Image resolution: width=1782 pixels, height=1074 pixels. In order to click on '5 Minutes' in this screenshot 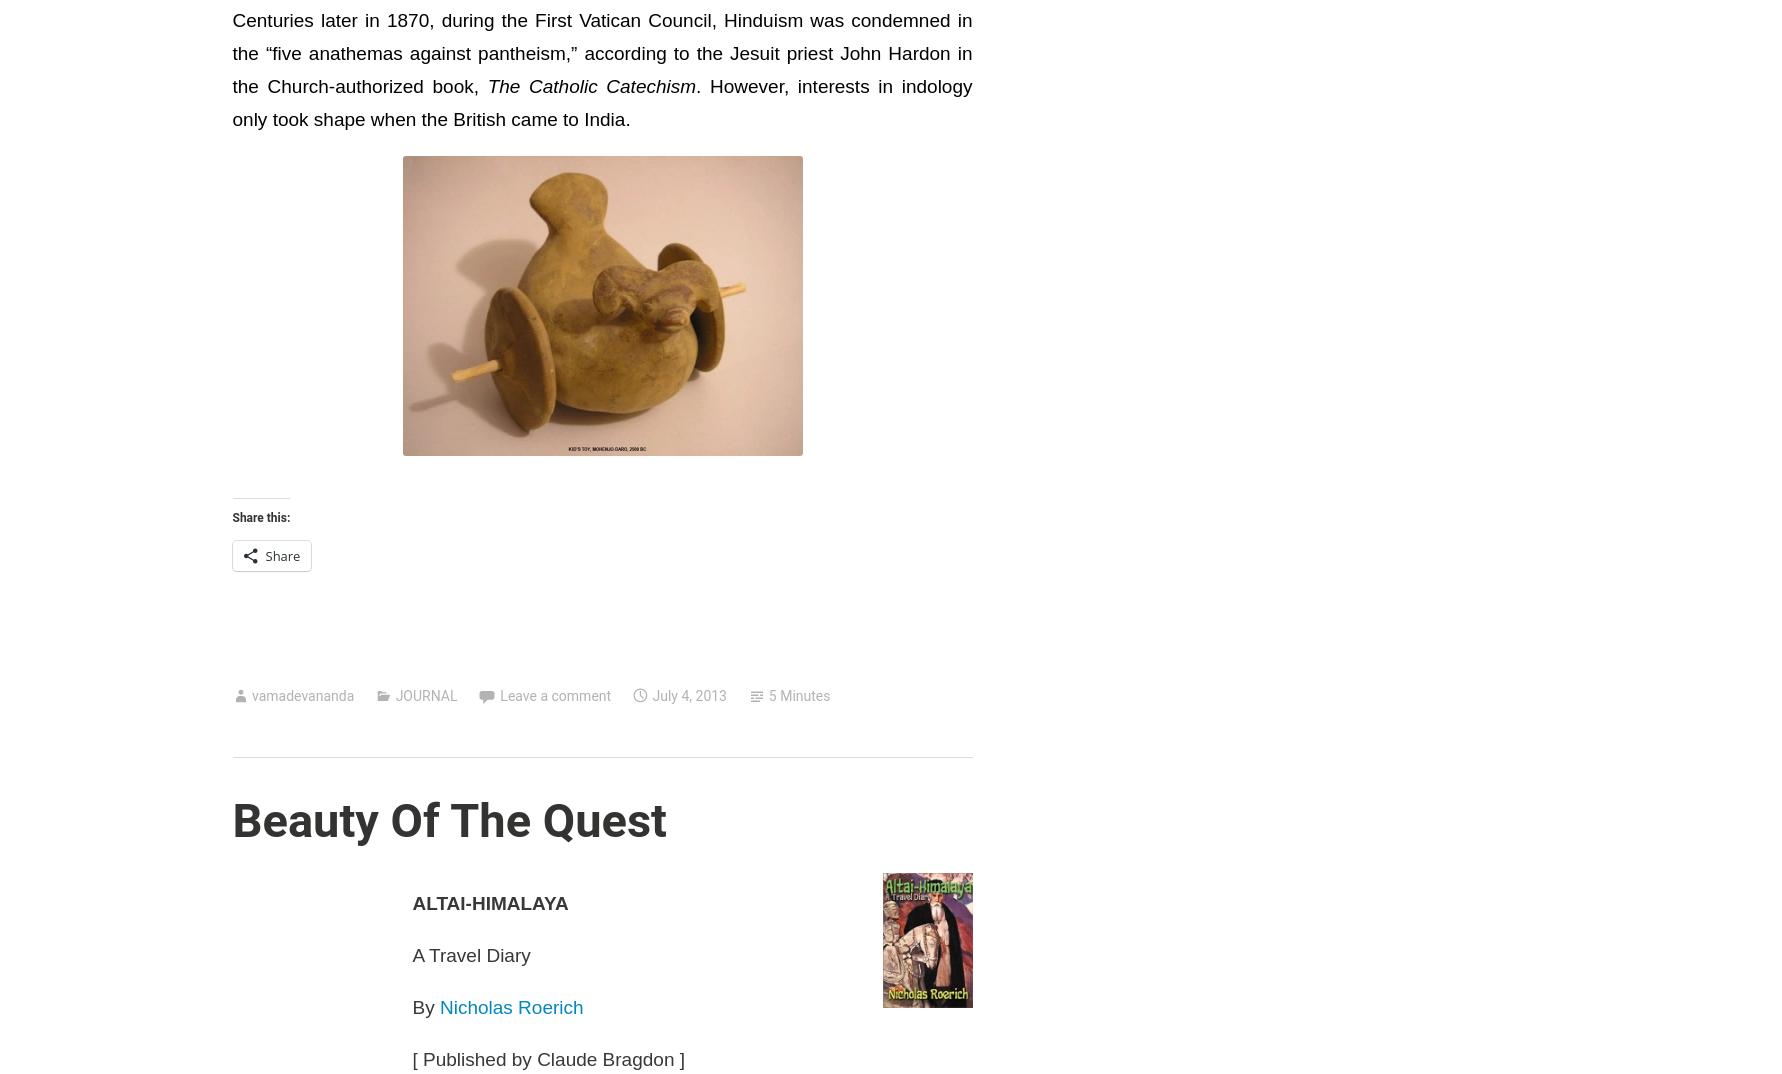, I will do `click(799, 693)`.